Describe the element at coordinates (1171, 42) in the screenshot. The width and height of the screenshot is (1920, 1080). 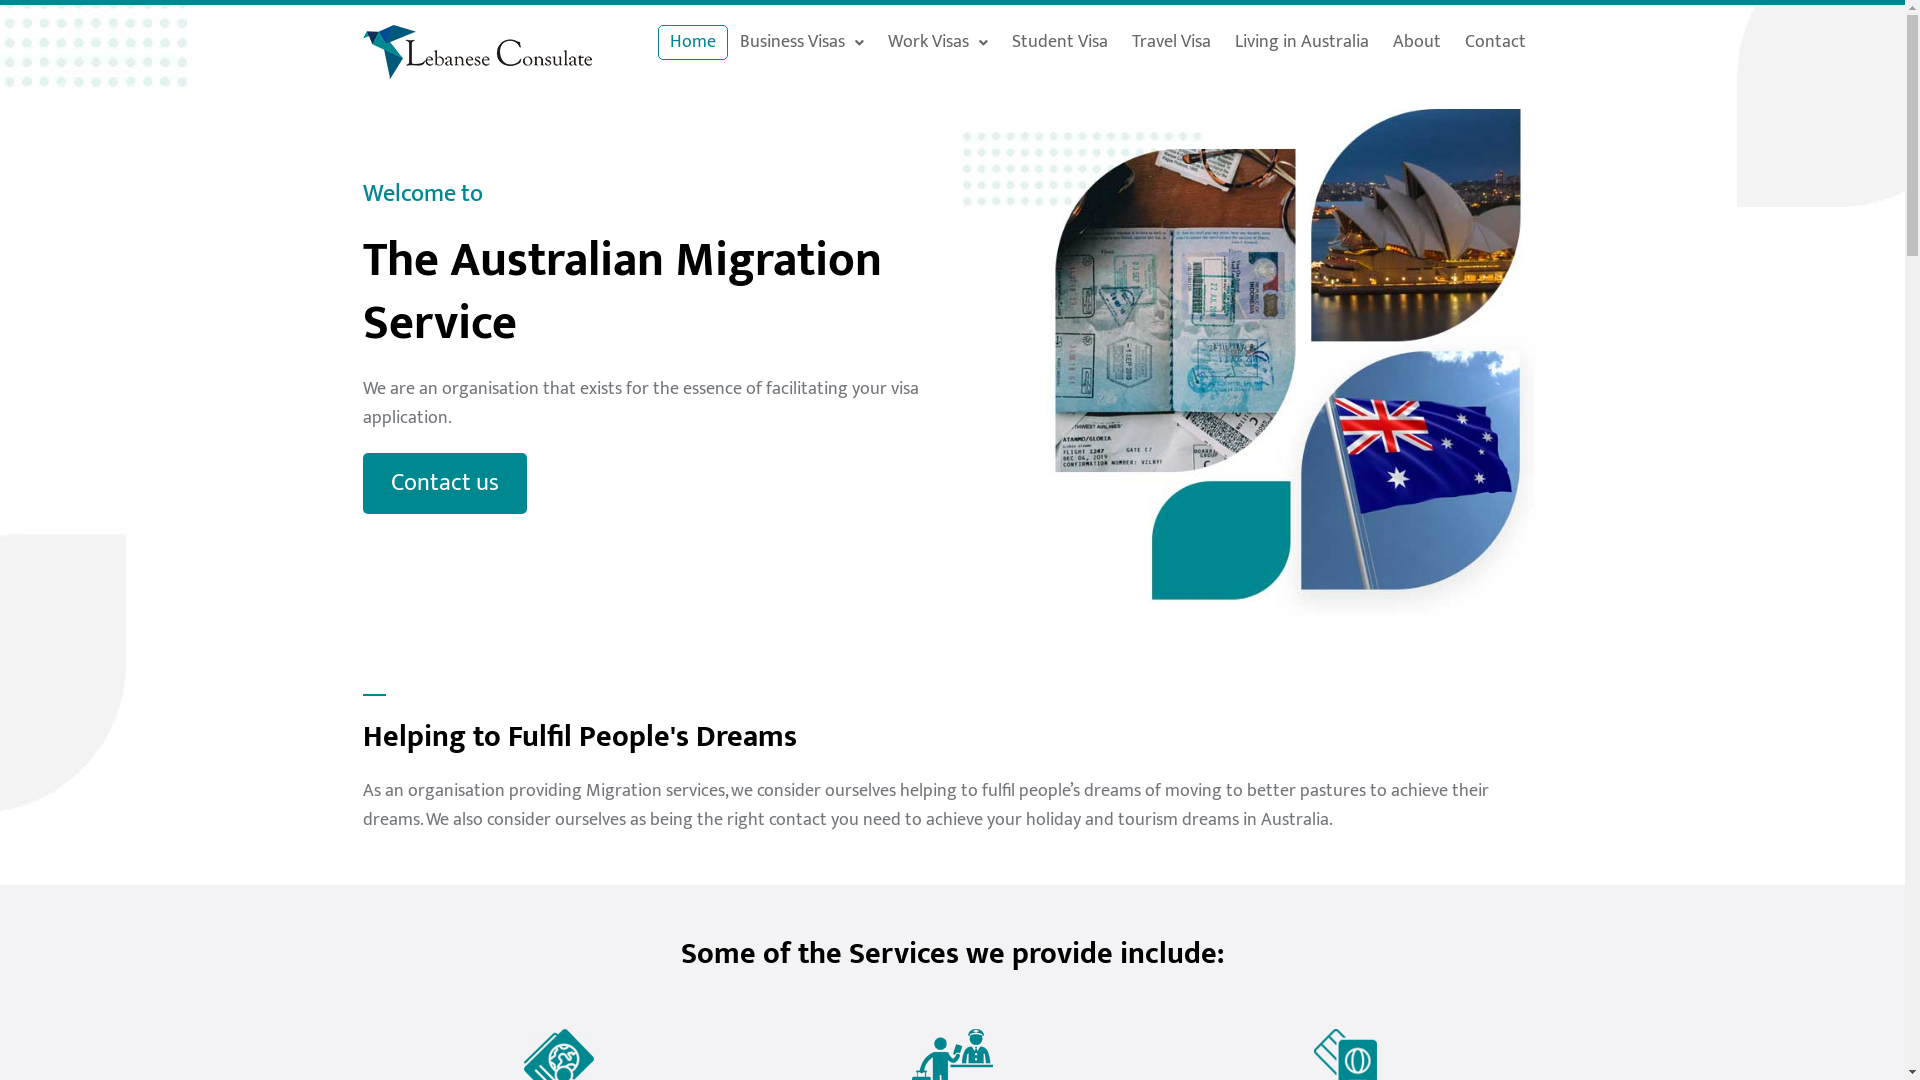
I see `'Travel Visa'` at that location.